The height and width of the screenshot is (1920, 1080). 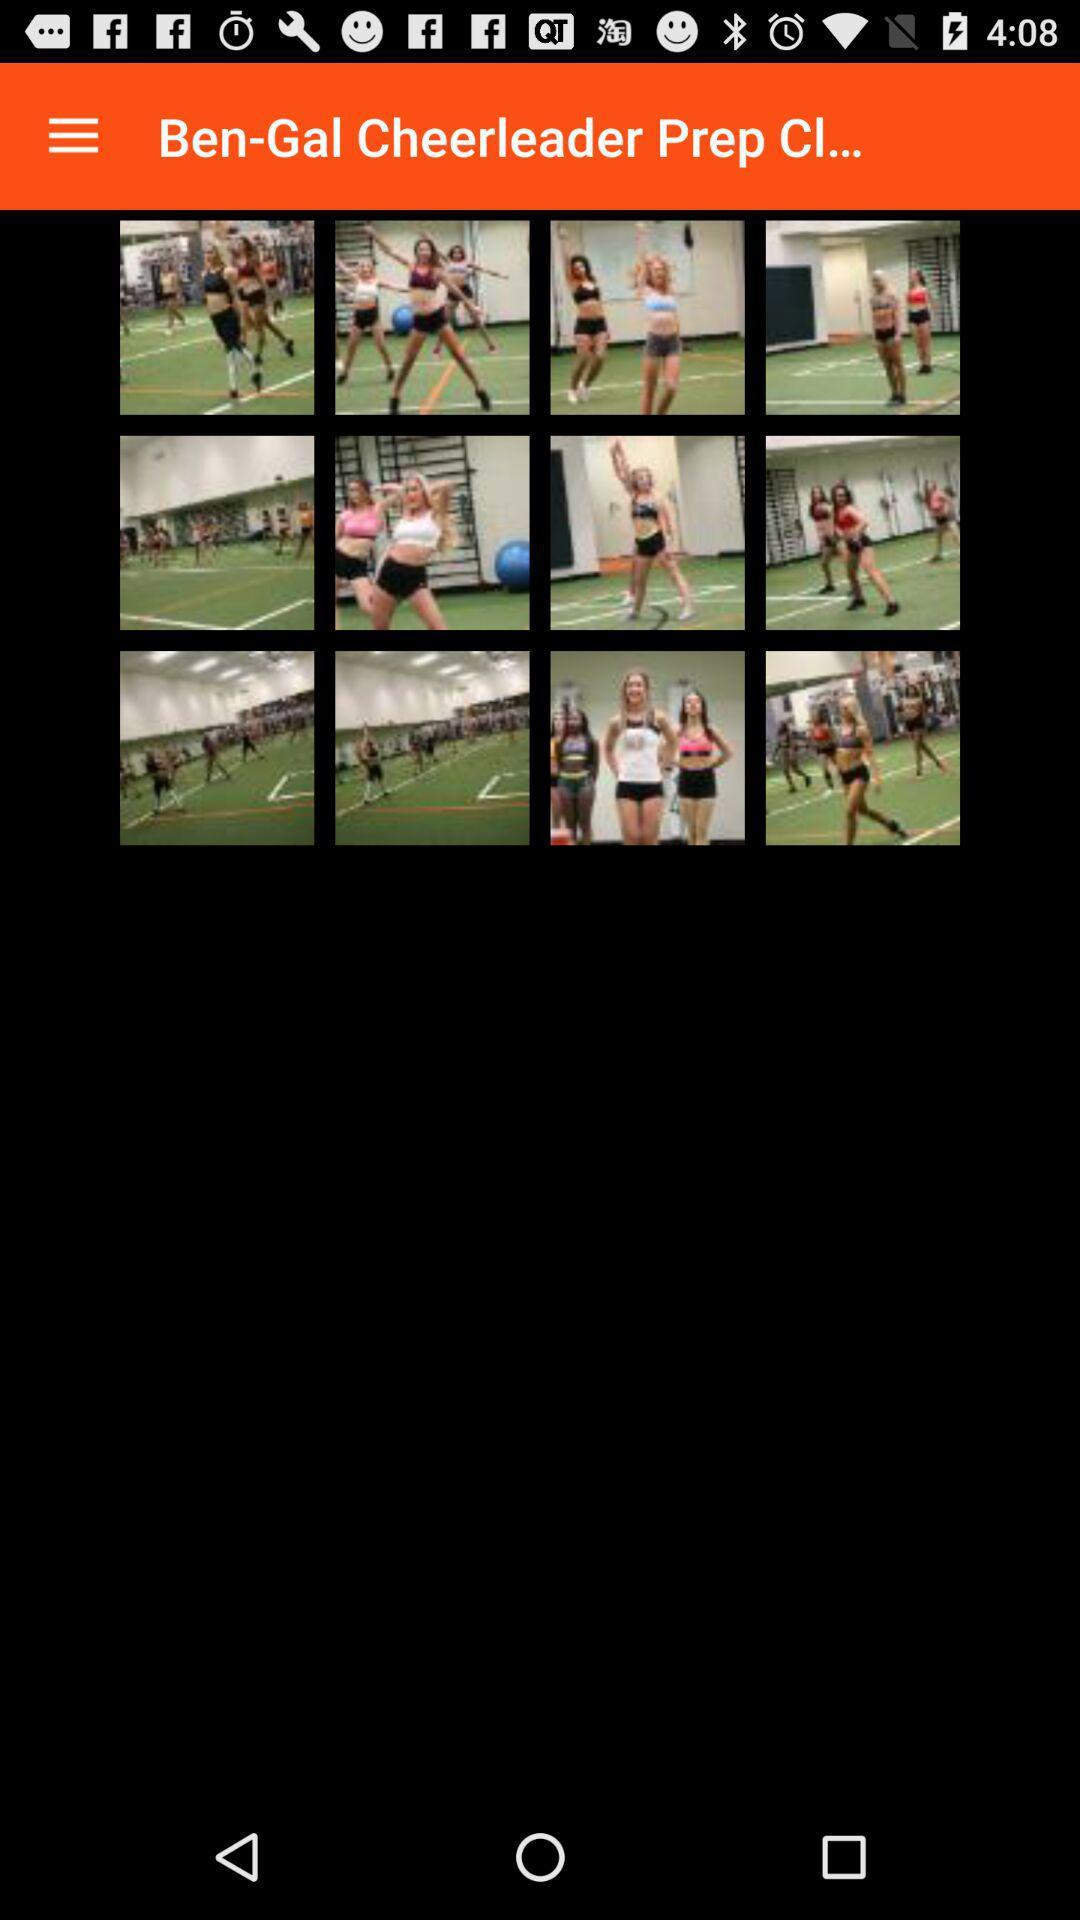 What do you see at coordinates (431, 316) in the screenshot?
I see `photo` at bounding box center [431, 316].